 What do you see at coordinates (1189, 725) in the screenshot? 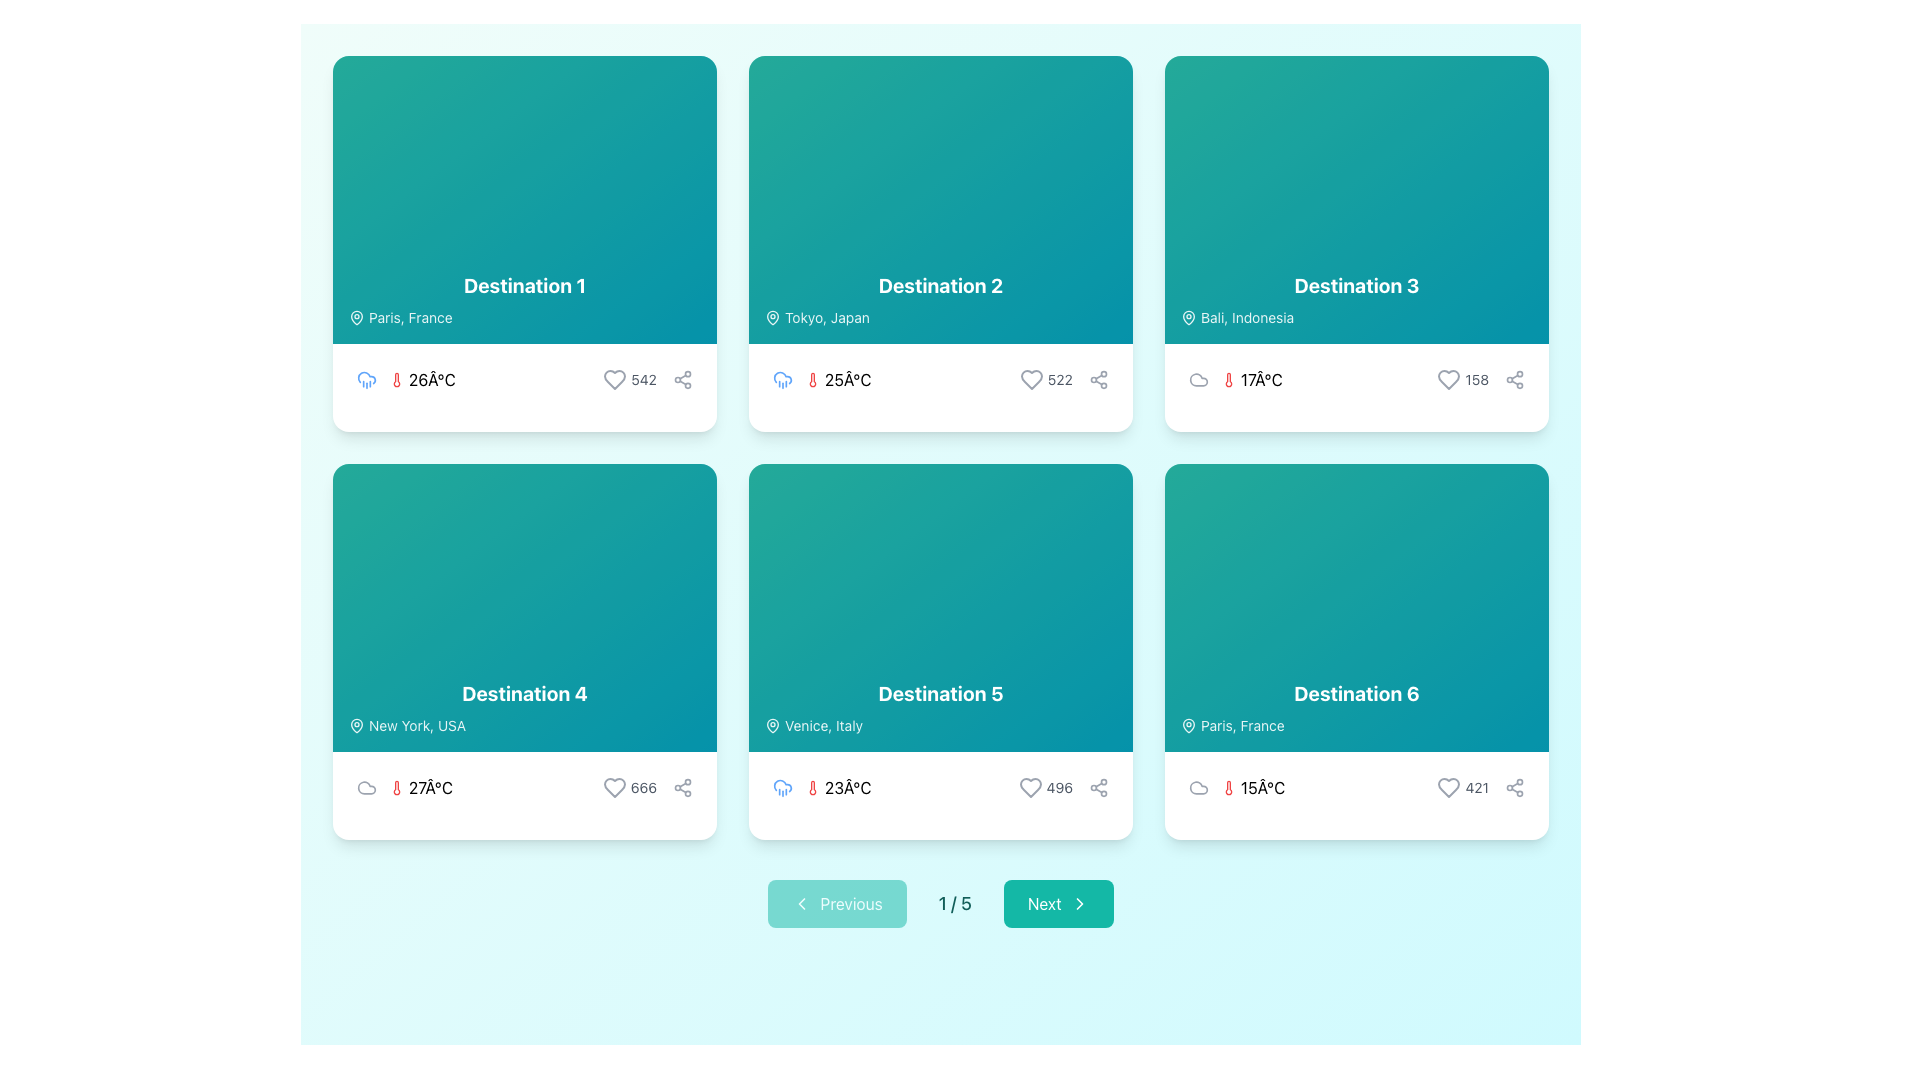
I see `the map pin icon located in the 'Paris, France' text section of the card labeled 'Destination 6' in the bottom-right of the grid` at bounding box center [1189, 725].